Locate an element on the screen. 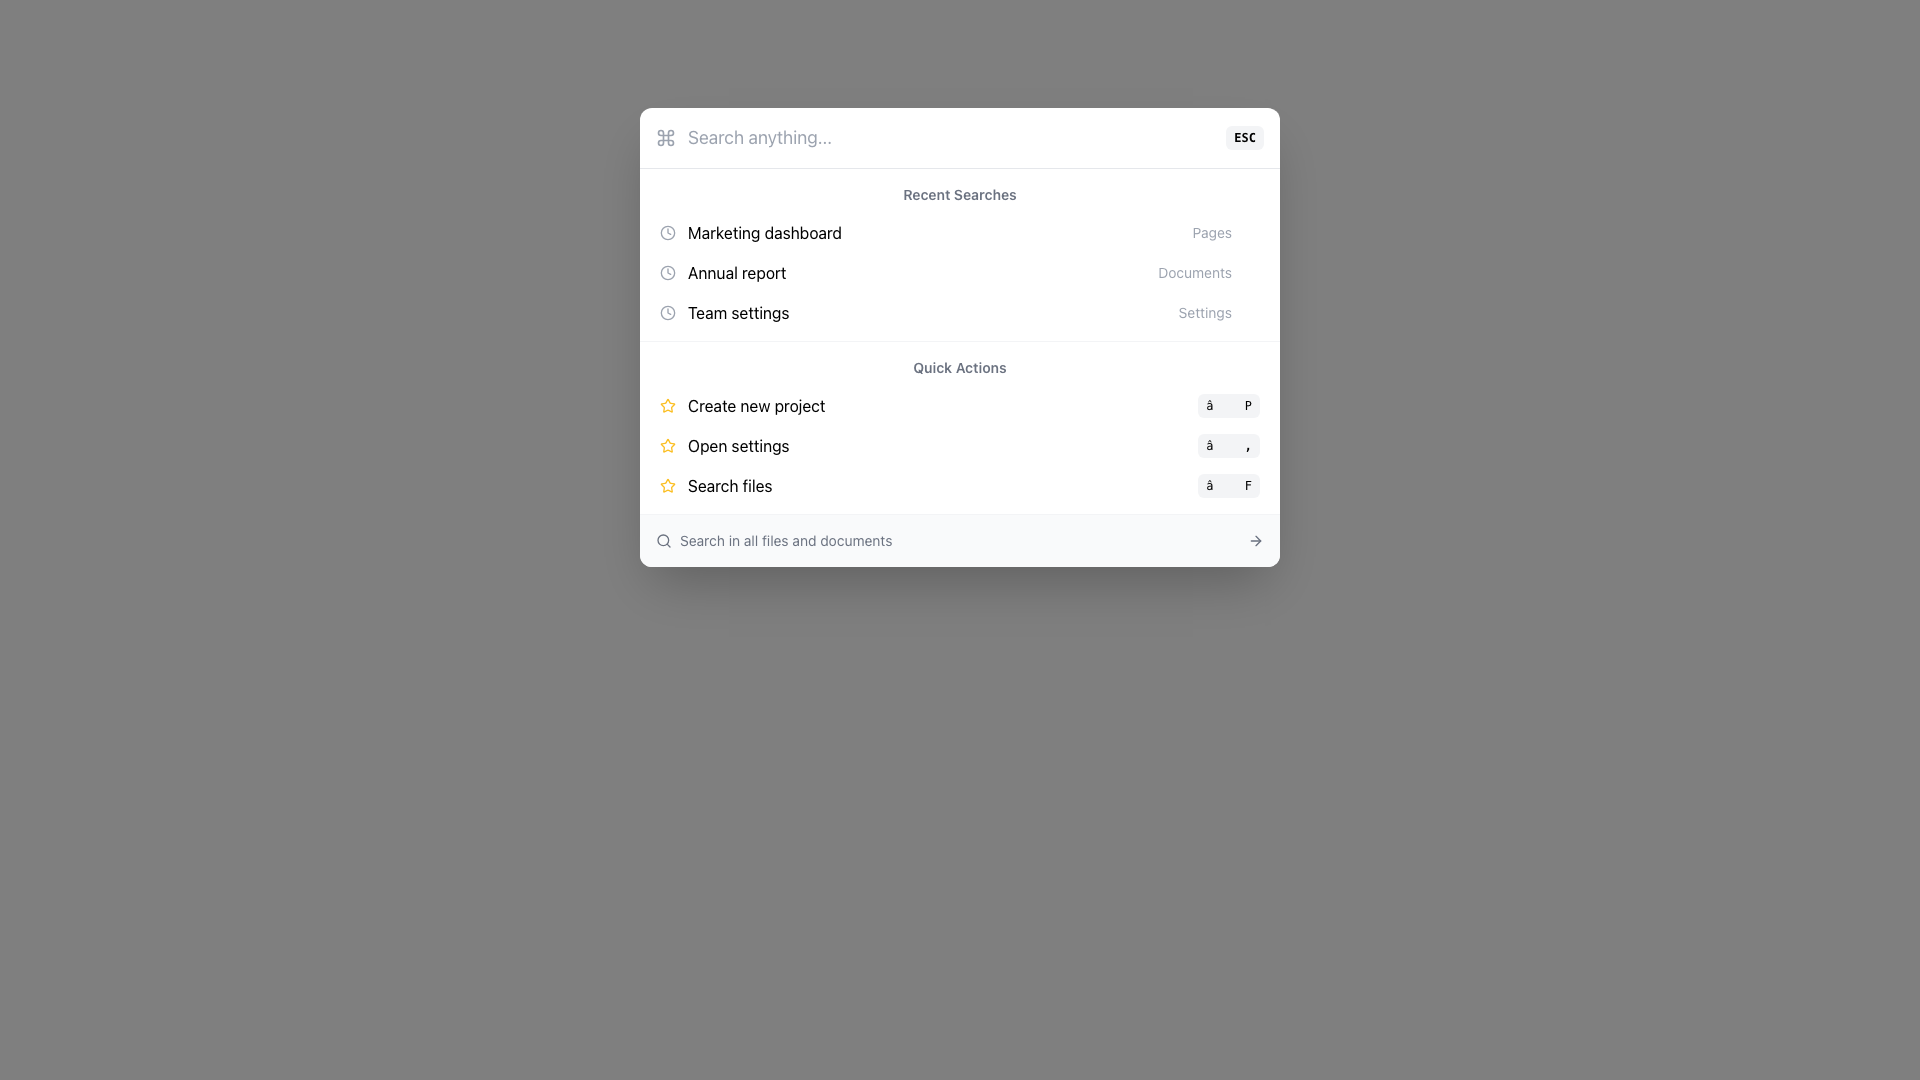  the icon located to the left of the 'Create new project' text in the 'Quick Actions' section of the modal window is located at coordinates (667, 405).